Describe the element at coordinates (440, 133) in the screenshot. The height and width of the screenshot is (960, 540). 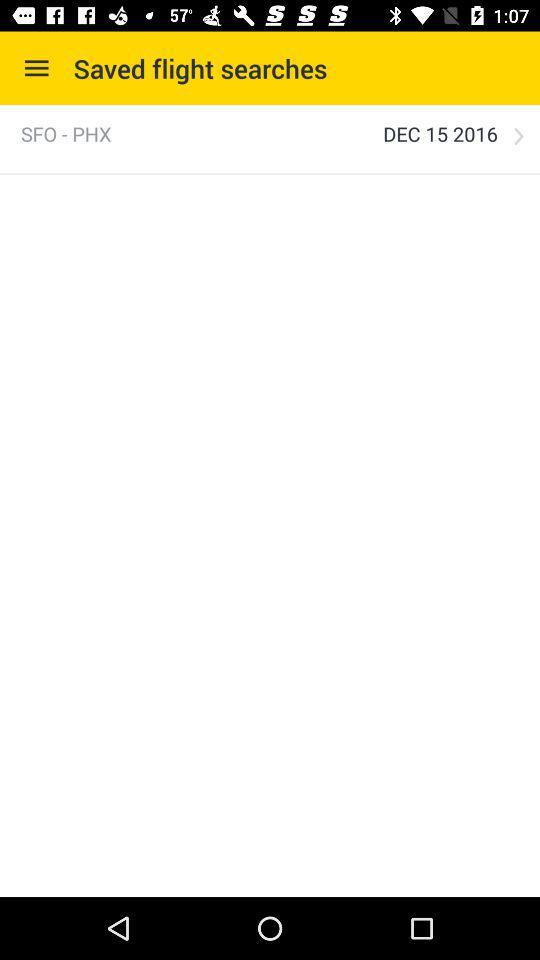
I see `the icon next to sfo - phx item` at that location.